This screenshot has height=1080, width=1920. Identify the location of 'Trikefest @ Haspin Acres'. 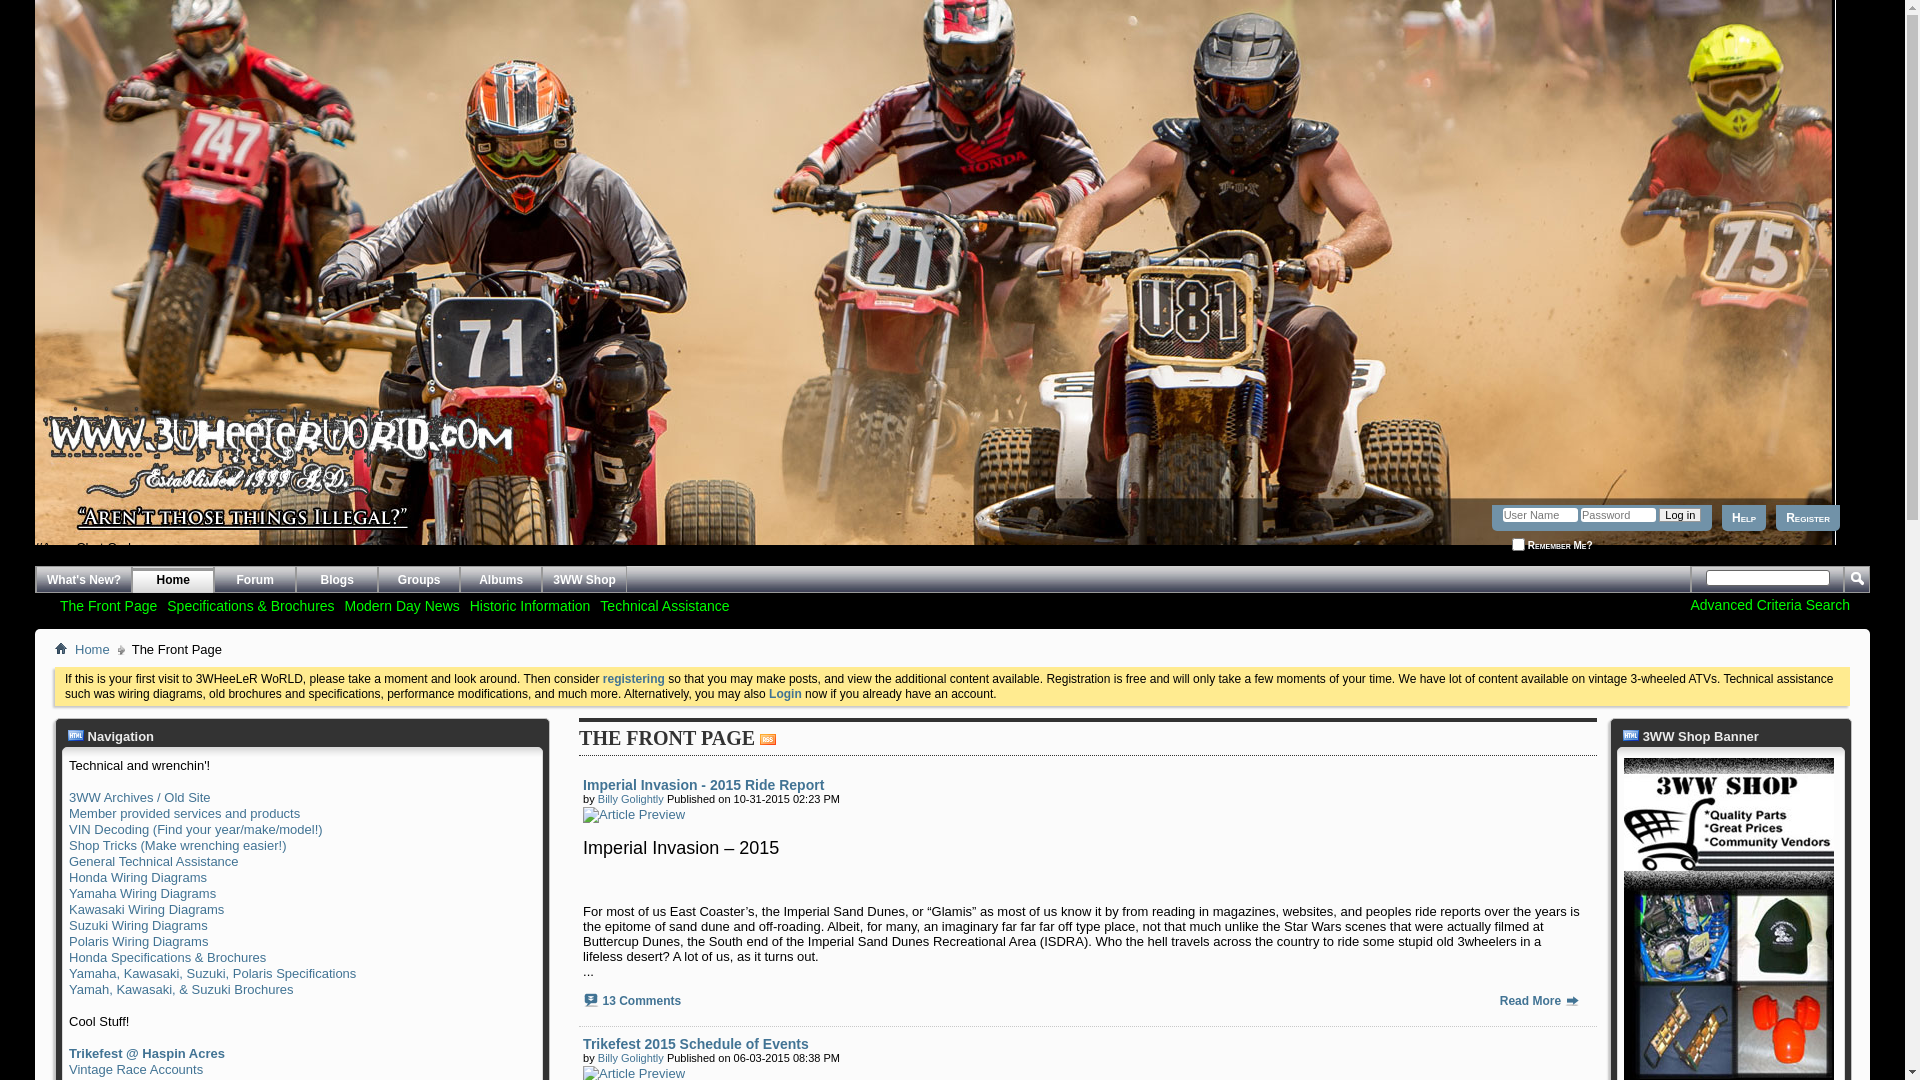
(68, 1052).